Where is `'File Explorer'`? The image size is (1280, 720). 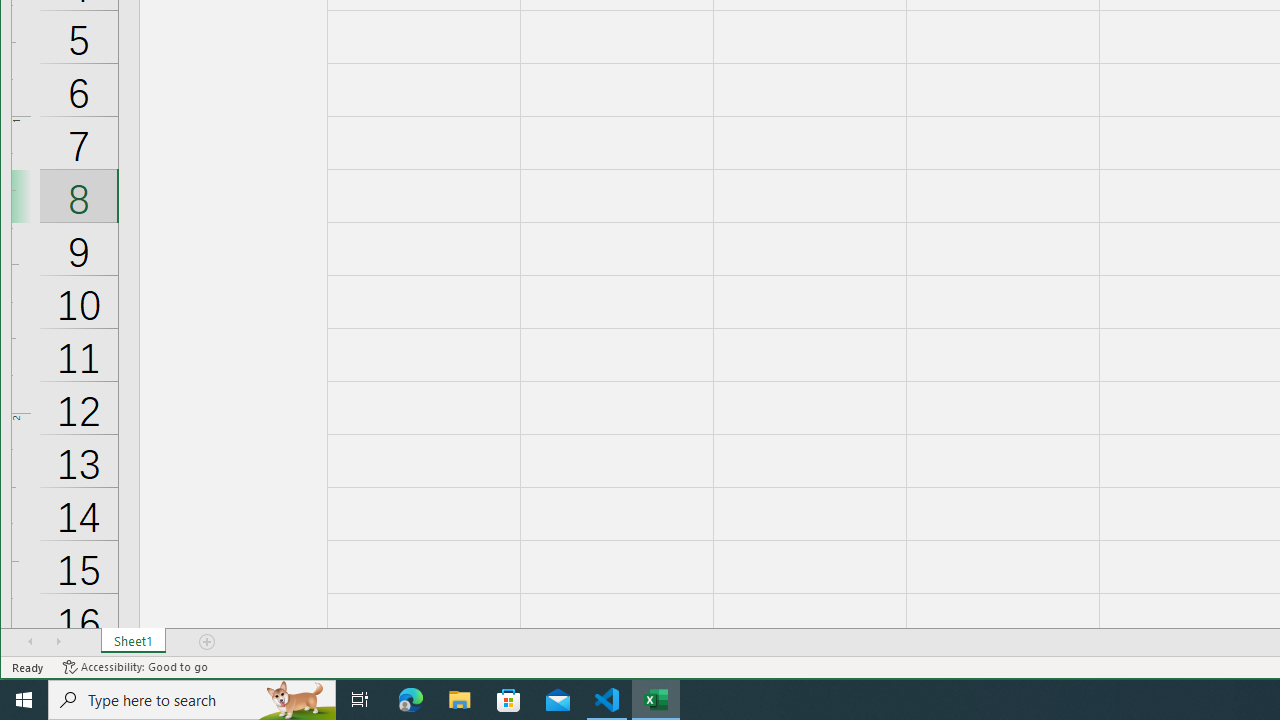
'File Explorer' is located at coordinates (459, 698).